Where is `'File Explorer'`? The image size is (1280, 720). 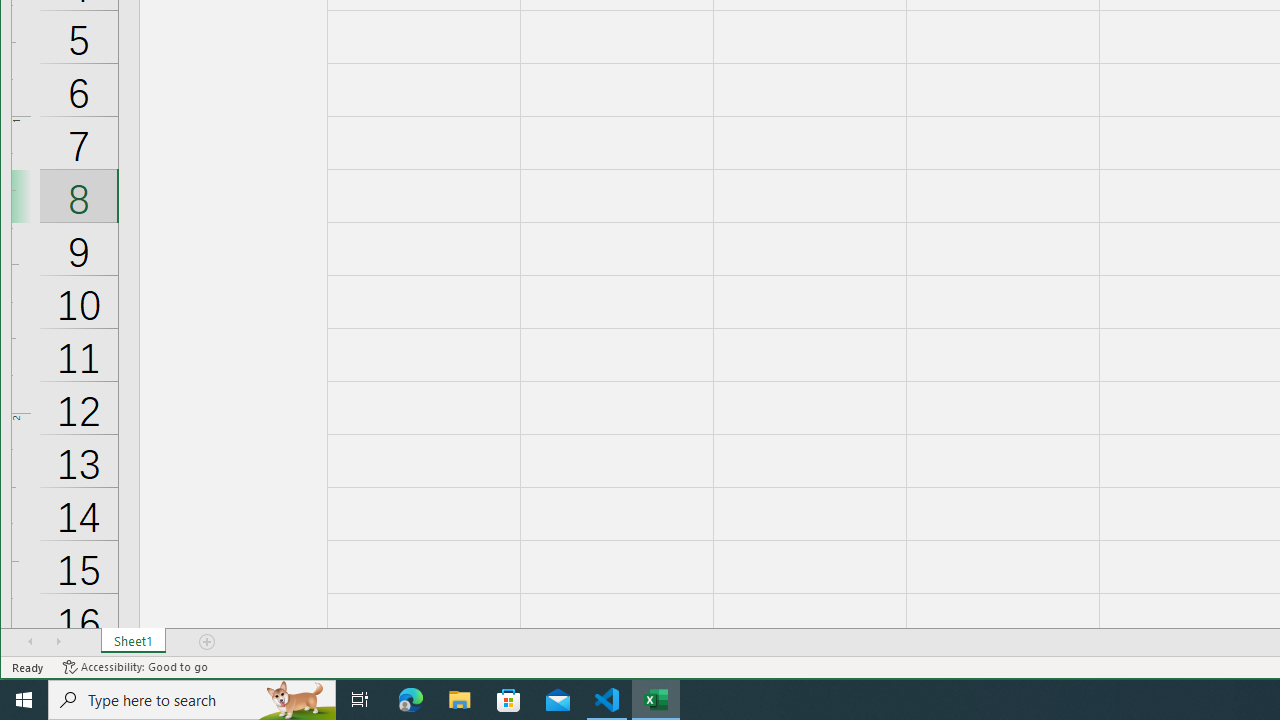
'File Explorer' is located at coordinates (459, 698).